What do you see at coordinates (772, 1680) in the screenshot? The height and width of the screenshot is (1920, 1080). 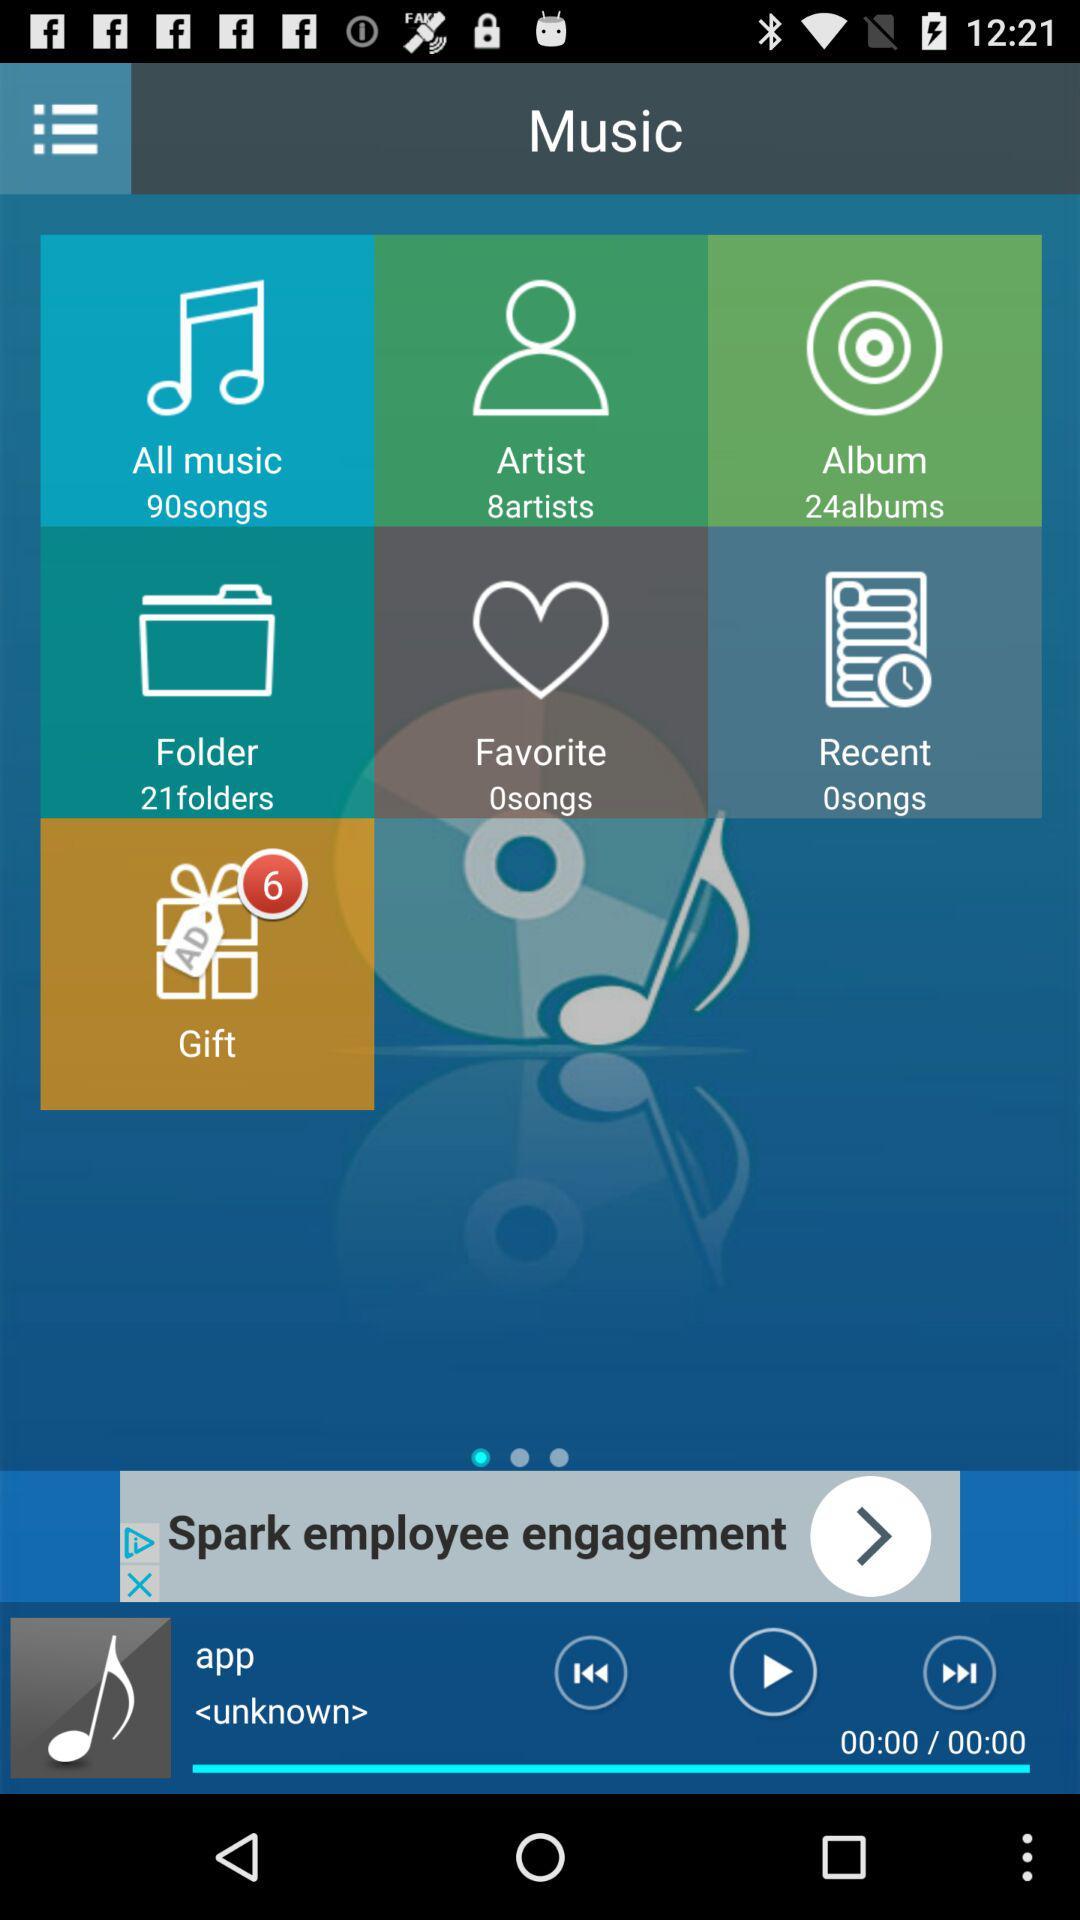 I see `to play music` at bounding box center [772, 1680].